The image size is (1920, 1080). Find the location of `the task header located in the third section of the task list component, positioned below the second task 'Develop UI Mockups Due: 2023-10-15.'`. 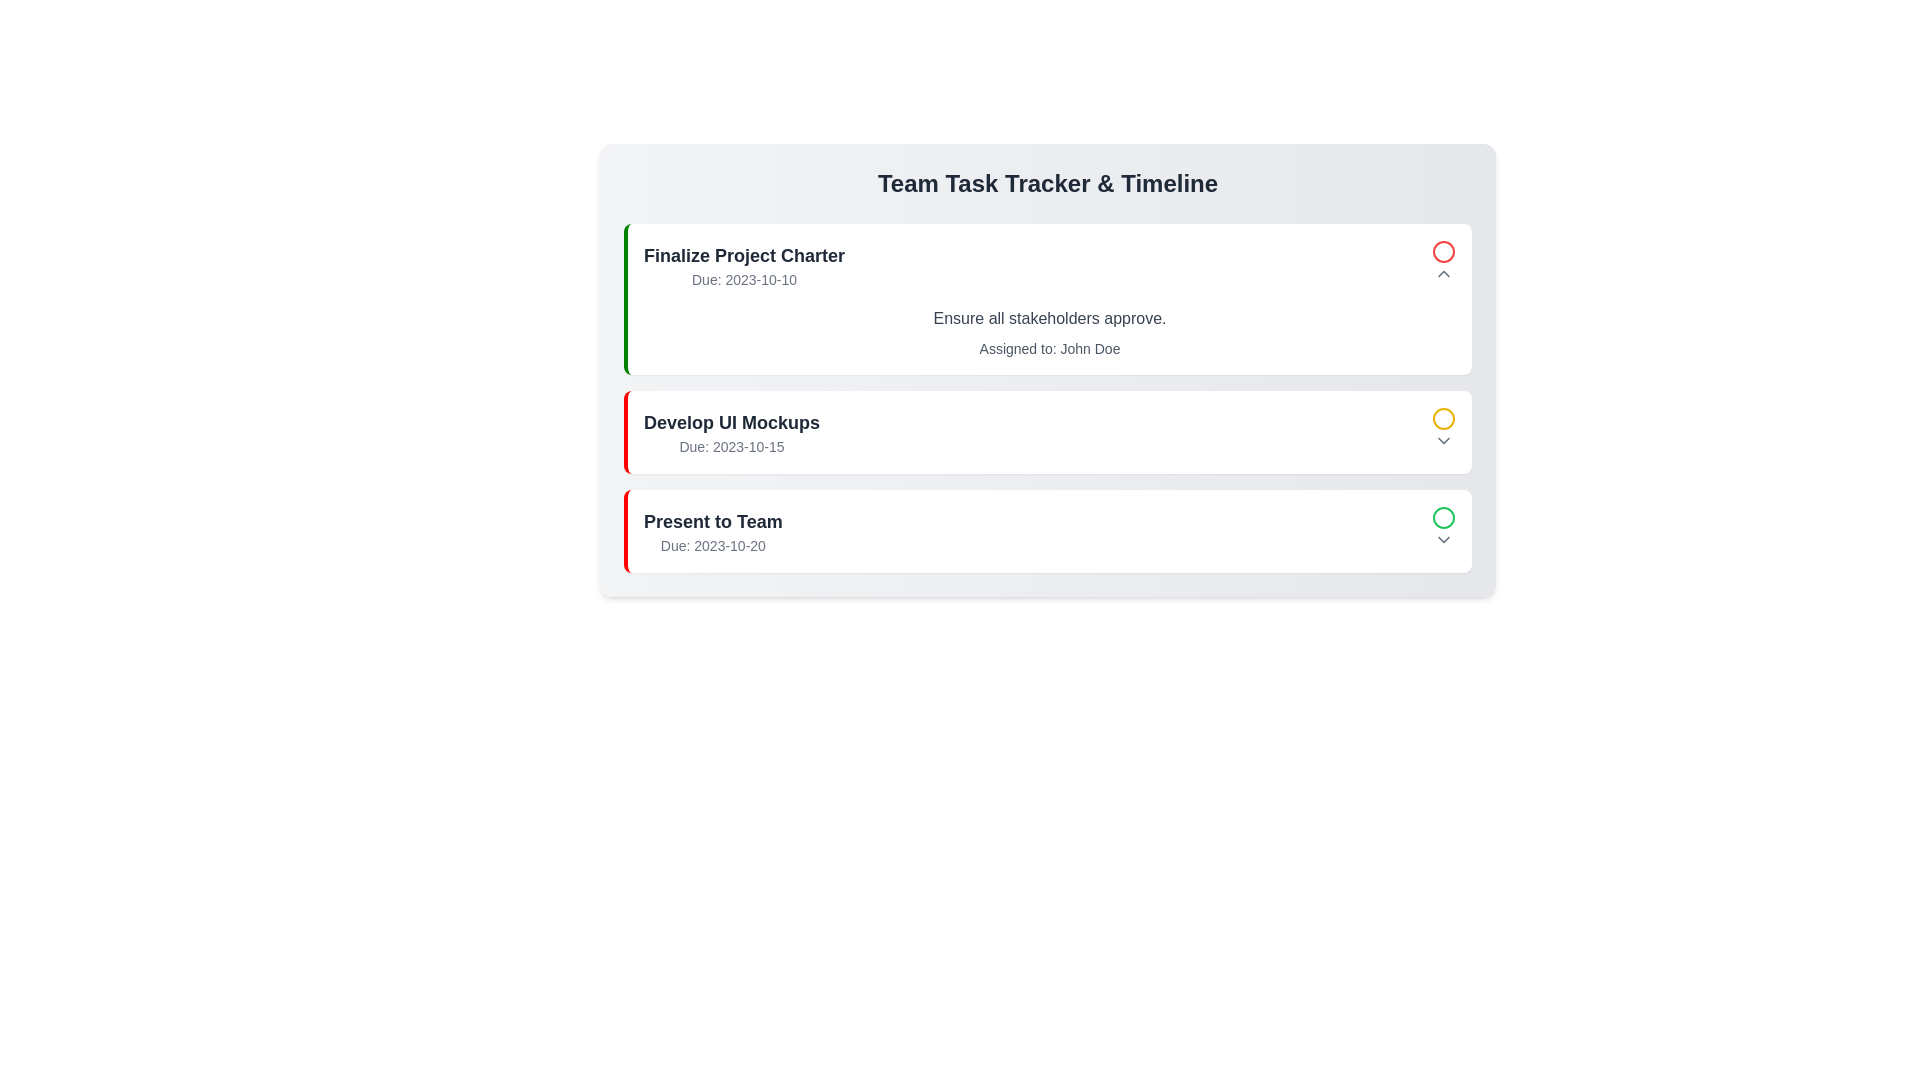

the task header located in the third section of the task list component, positioned below the second task 'Develop UI Mockups Due: 2023-10-15.' is located at coordinates (713, 530).